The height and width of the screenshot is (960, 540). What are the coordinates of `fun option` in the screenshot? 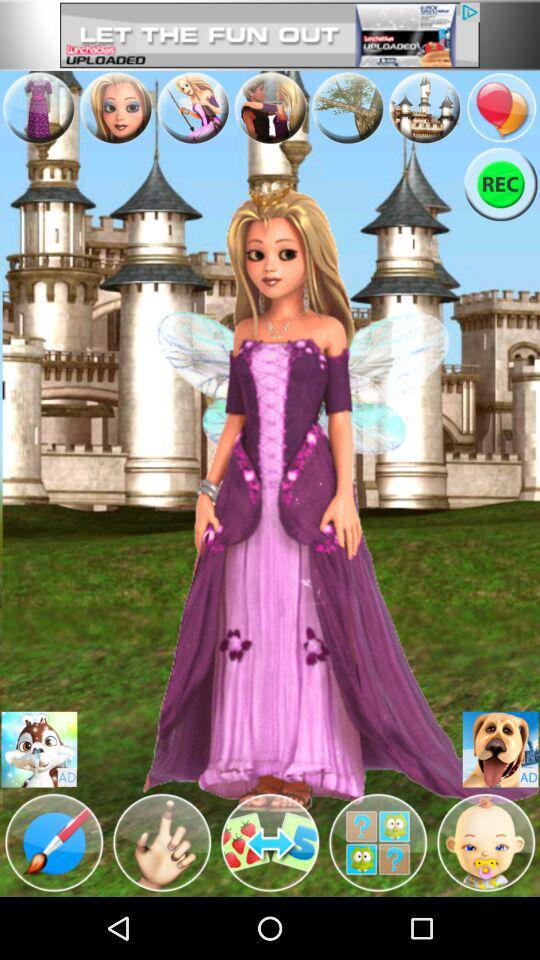 It's located at (38, 108).